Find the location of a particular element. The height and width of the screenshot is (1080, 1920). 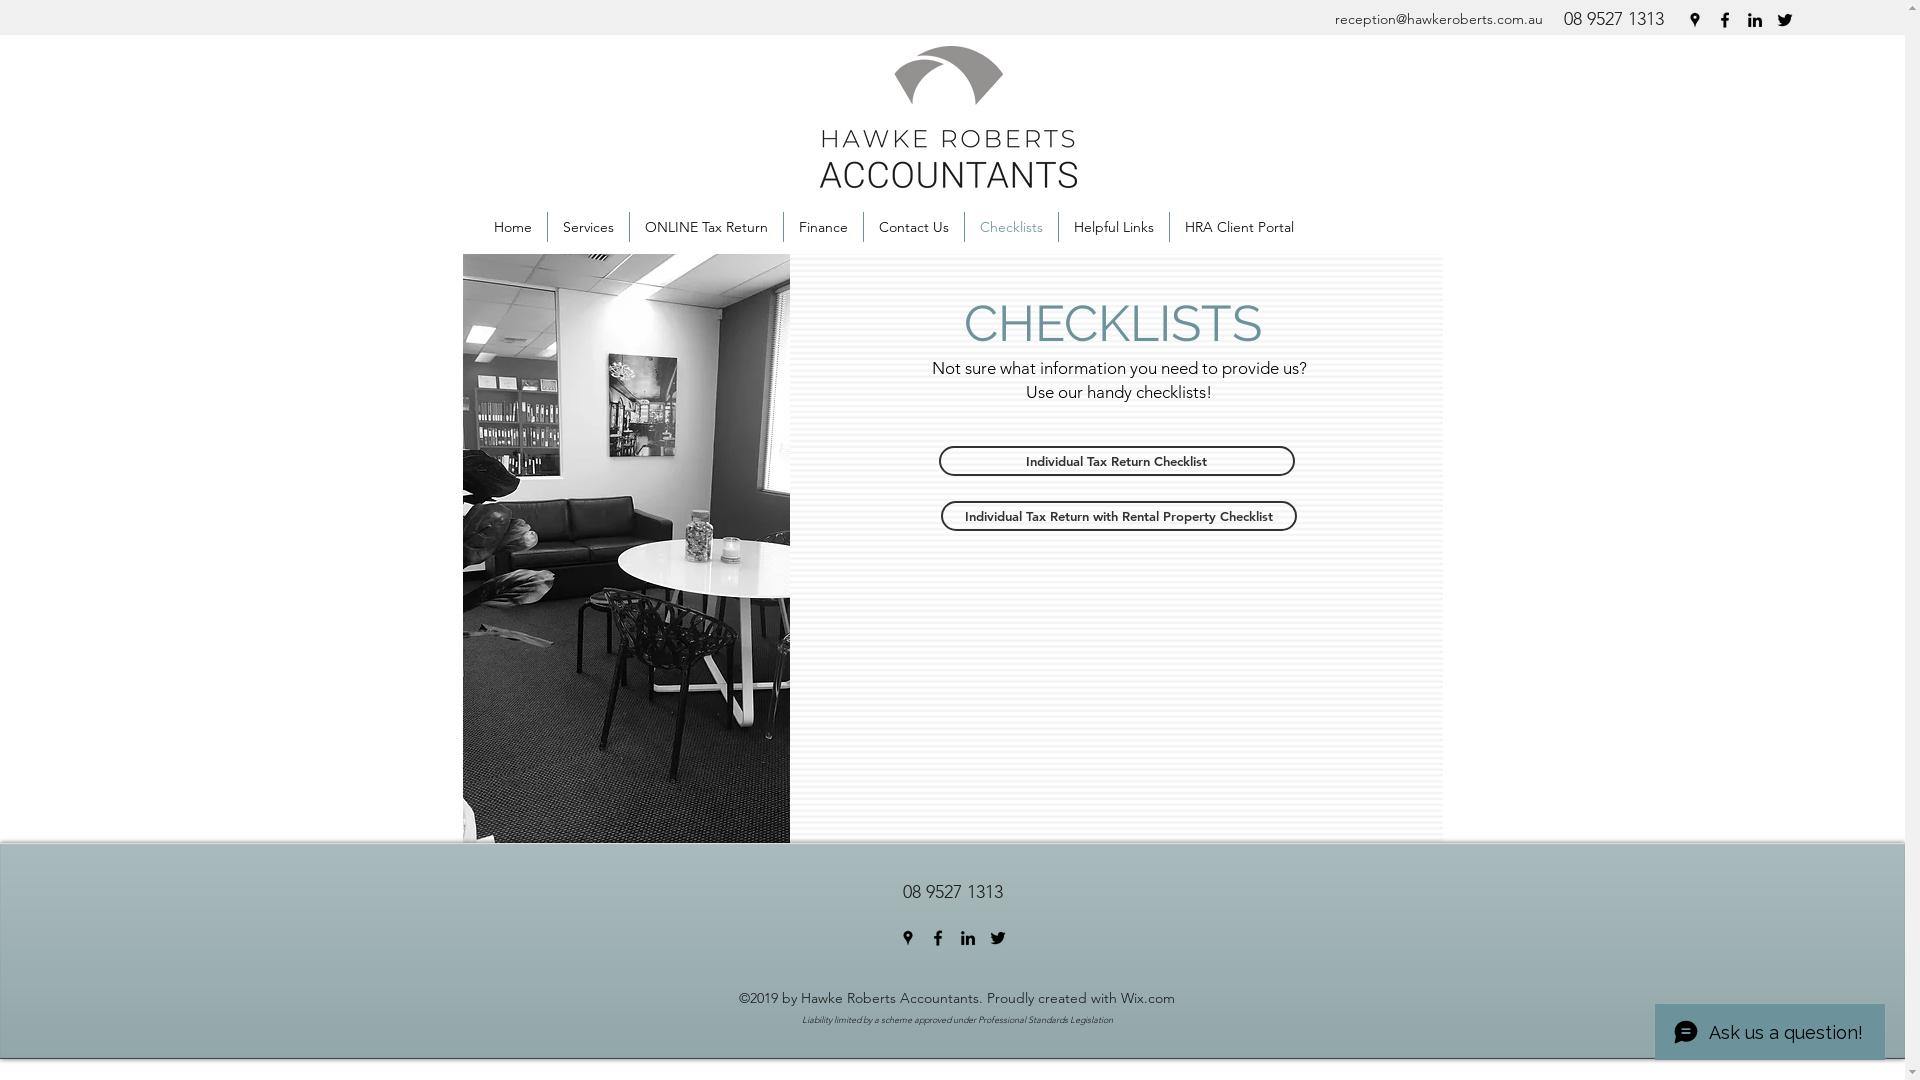

'reception@hawkeroberts.com.au' is located at coordinates (1437, 19).